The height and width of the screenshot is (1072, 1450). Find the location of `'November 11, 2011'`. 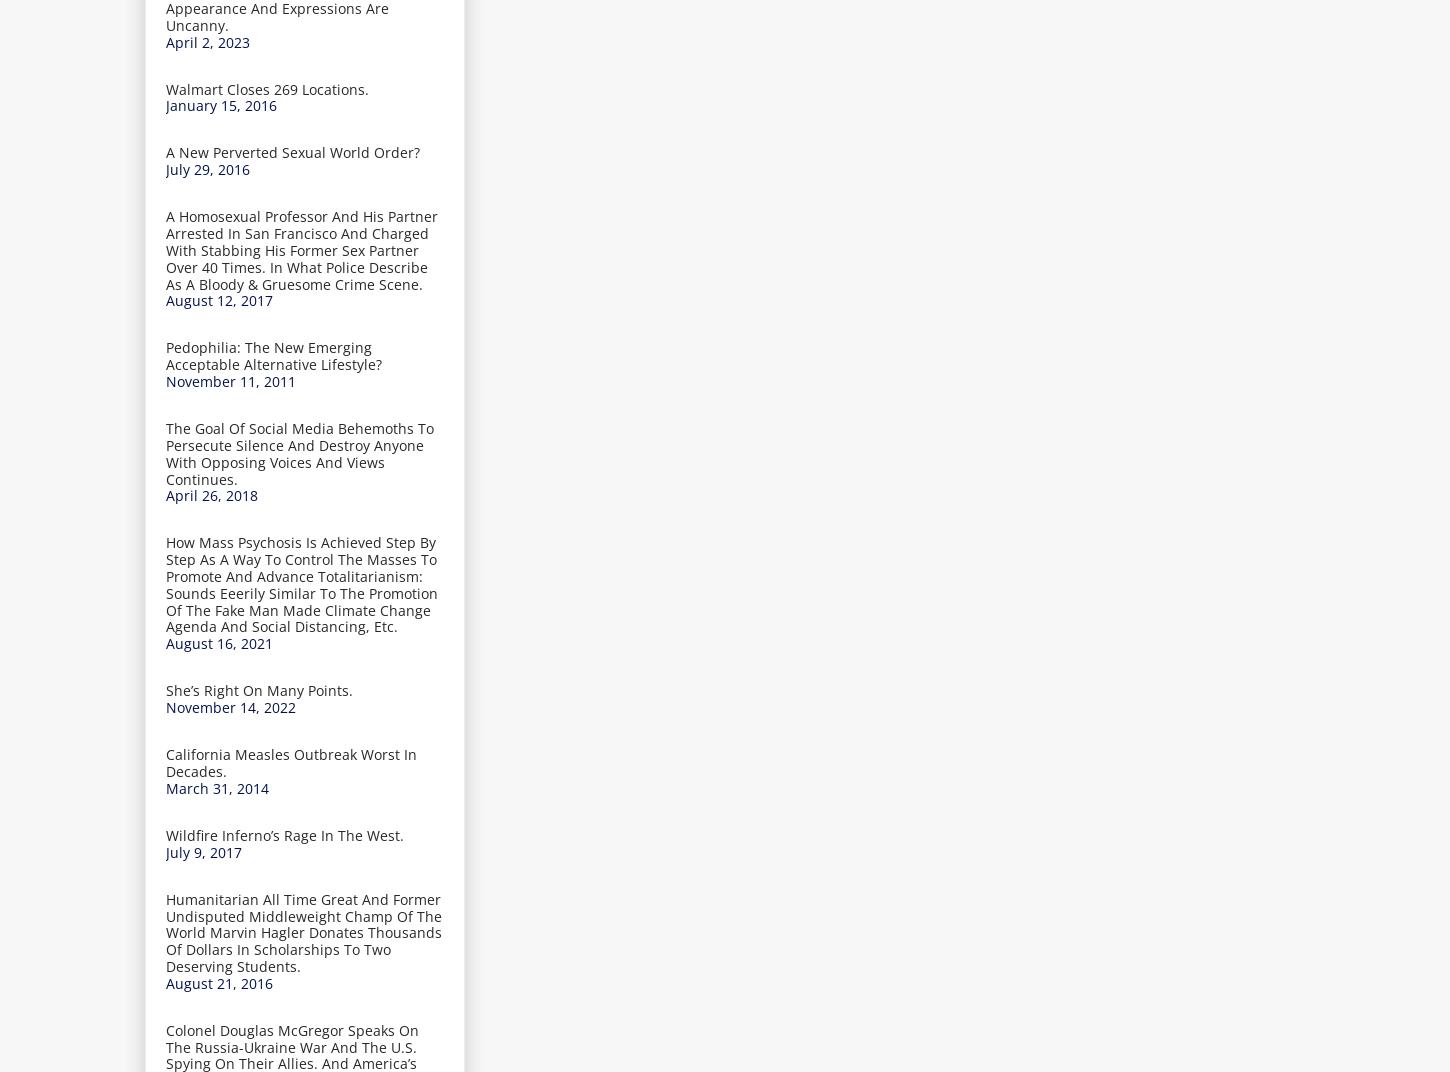

'November 11, 2011' is located at coordinates (229, 381).